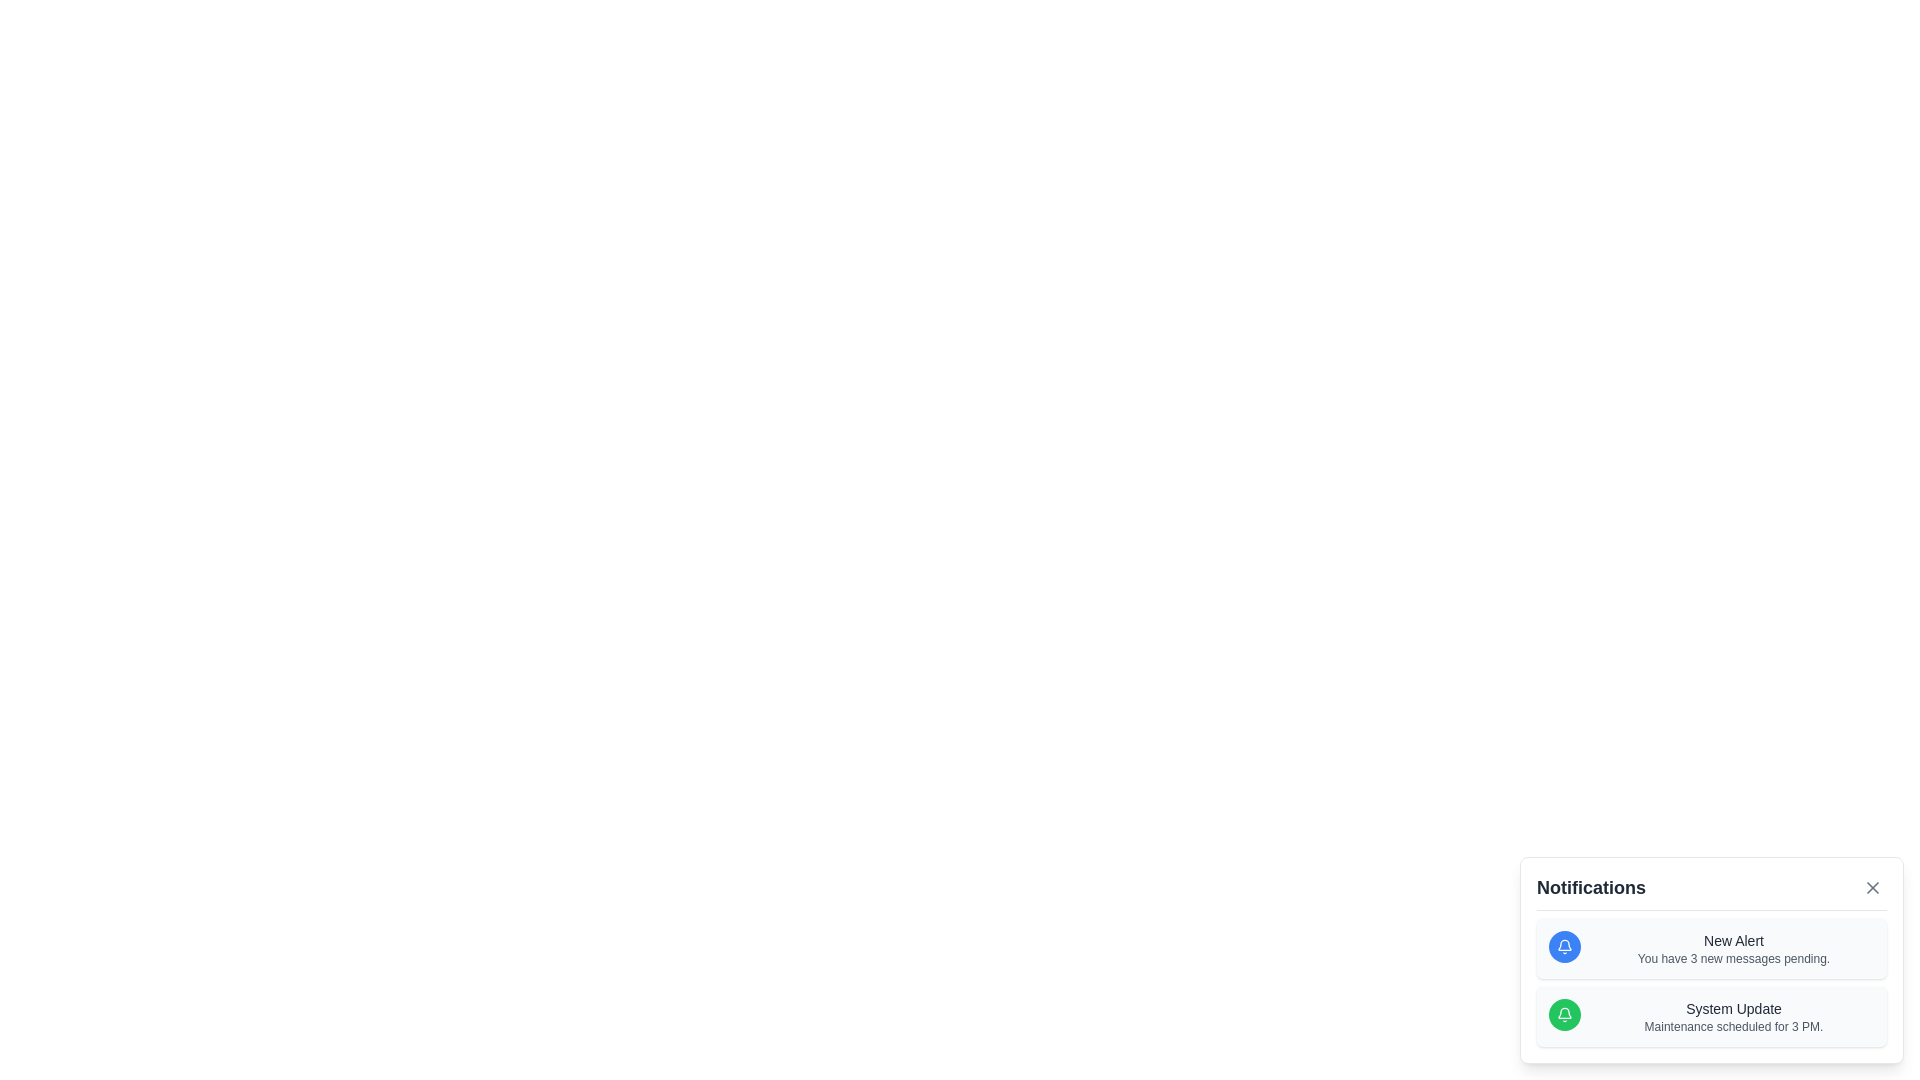  I want to click on the bell icon, which is a 24x24 pixel line drawing on a blue background, located, so click(1563, 946).